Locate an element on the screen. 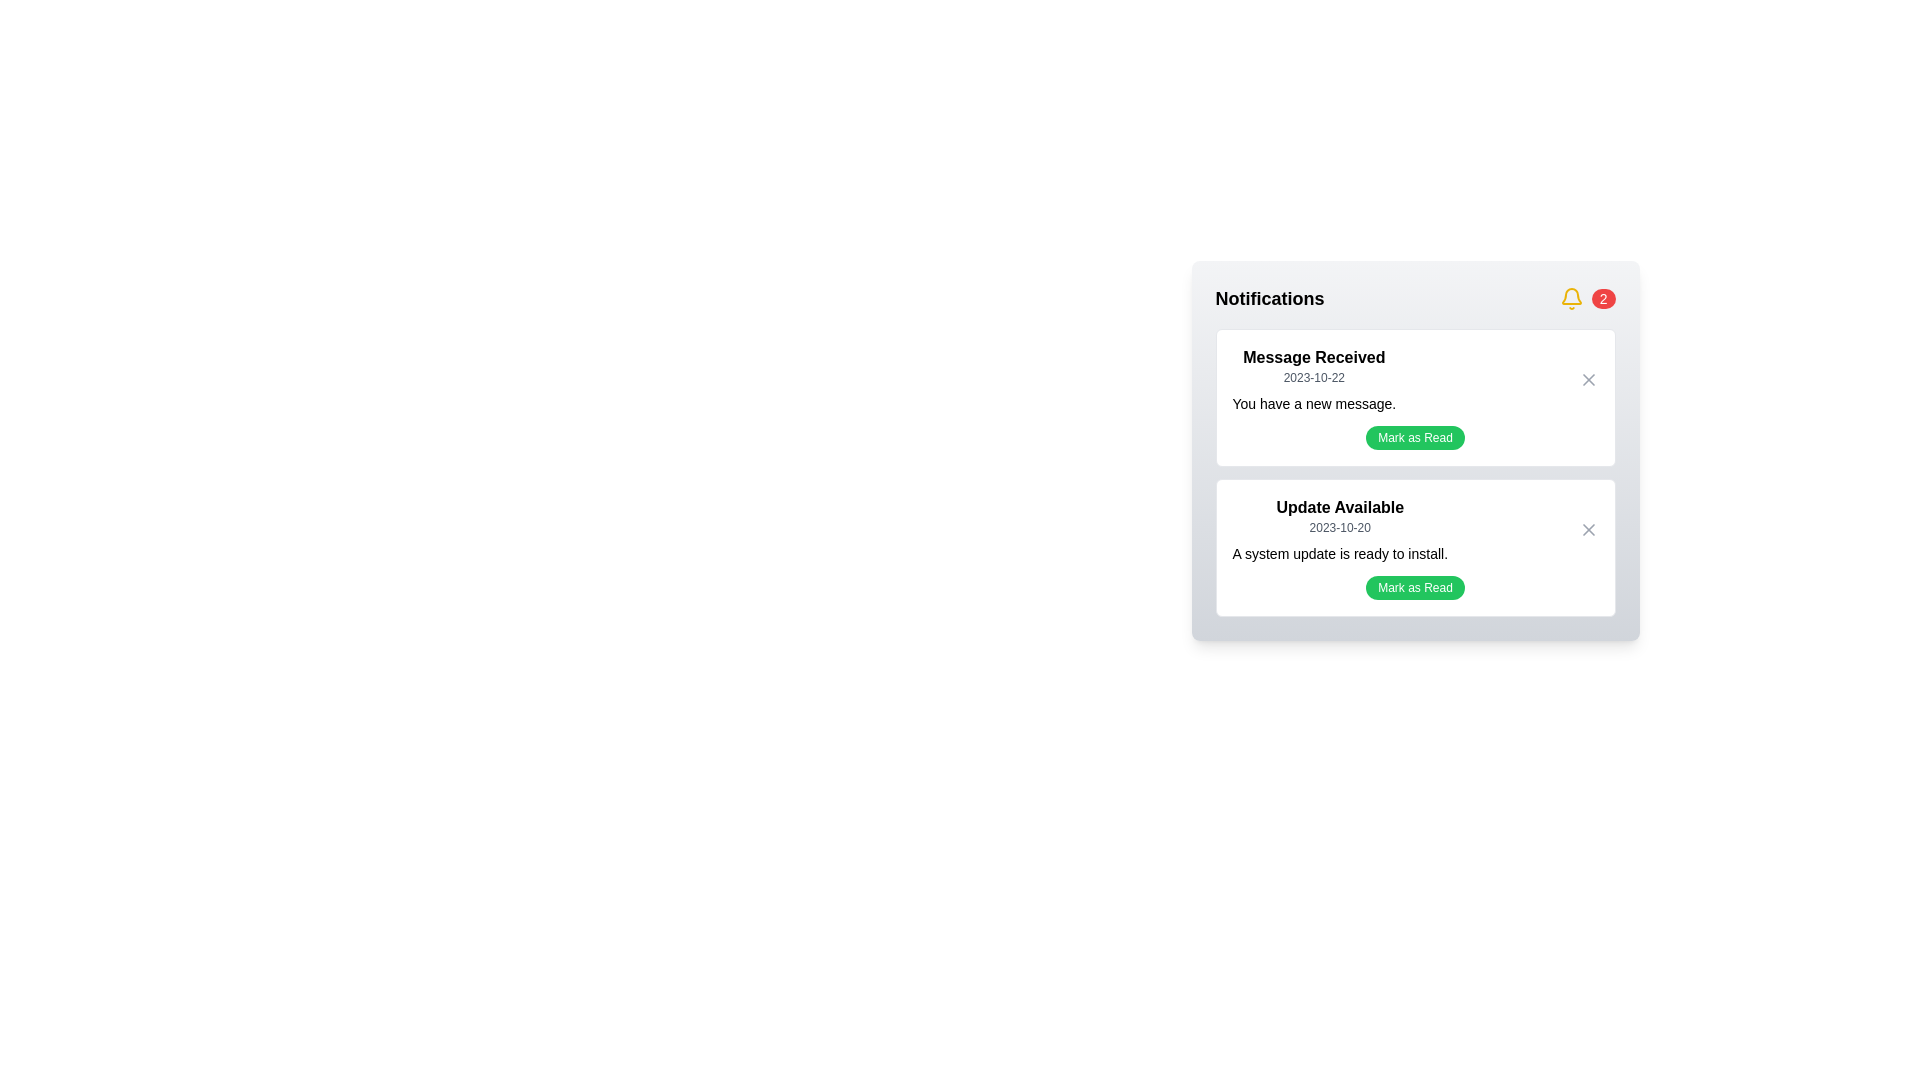 Image resolution: width=1920 pixels, height=1080 pixels. text on the second notification card in the Notifications panel which states 'Update Available' and 'A system update is ready to install.' is located at coordinates (1414, 547).